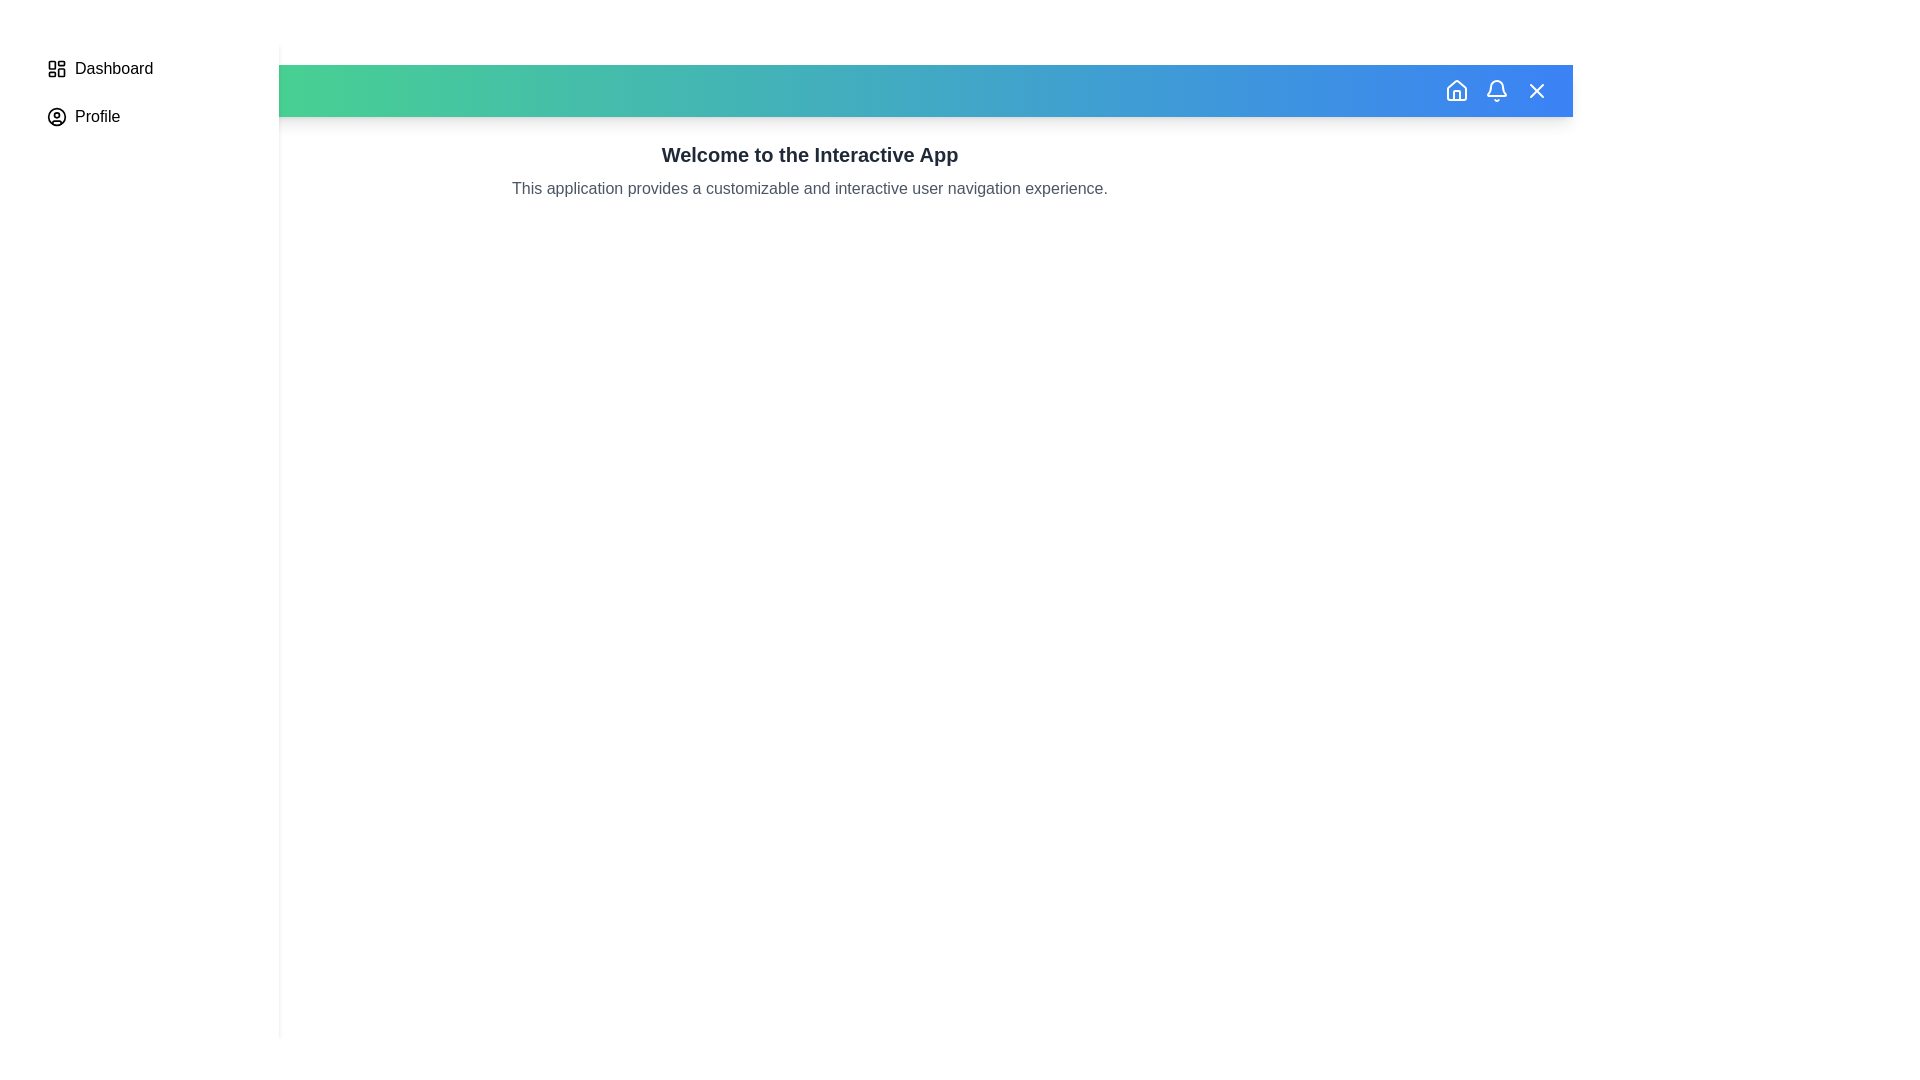 Image resolution: width=1920 pixels, height=1080 pixels. Describe the element at coordinates (810, 91) in the screenshot. I see `the Navigation bar titled 'InteractiveAppBar', which features a gradient background and spans horizontally across the top of the interface` at that location.